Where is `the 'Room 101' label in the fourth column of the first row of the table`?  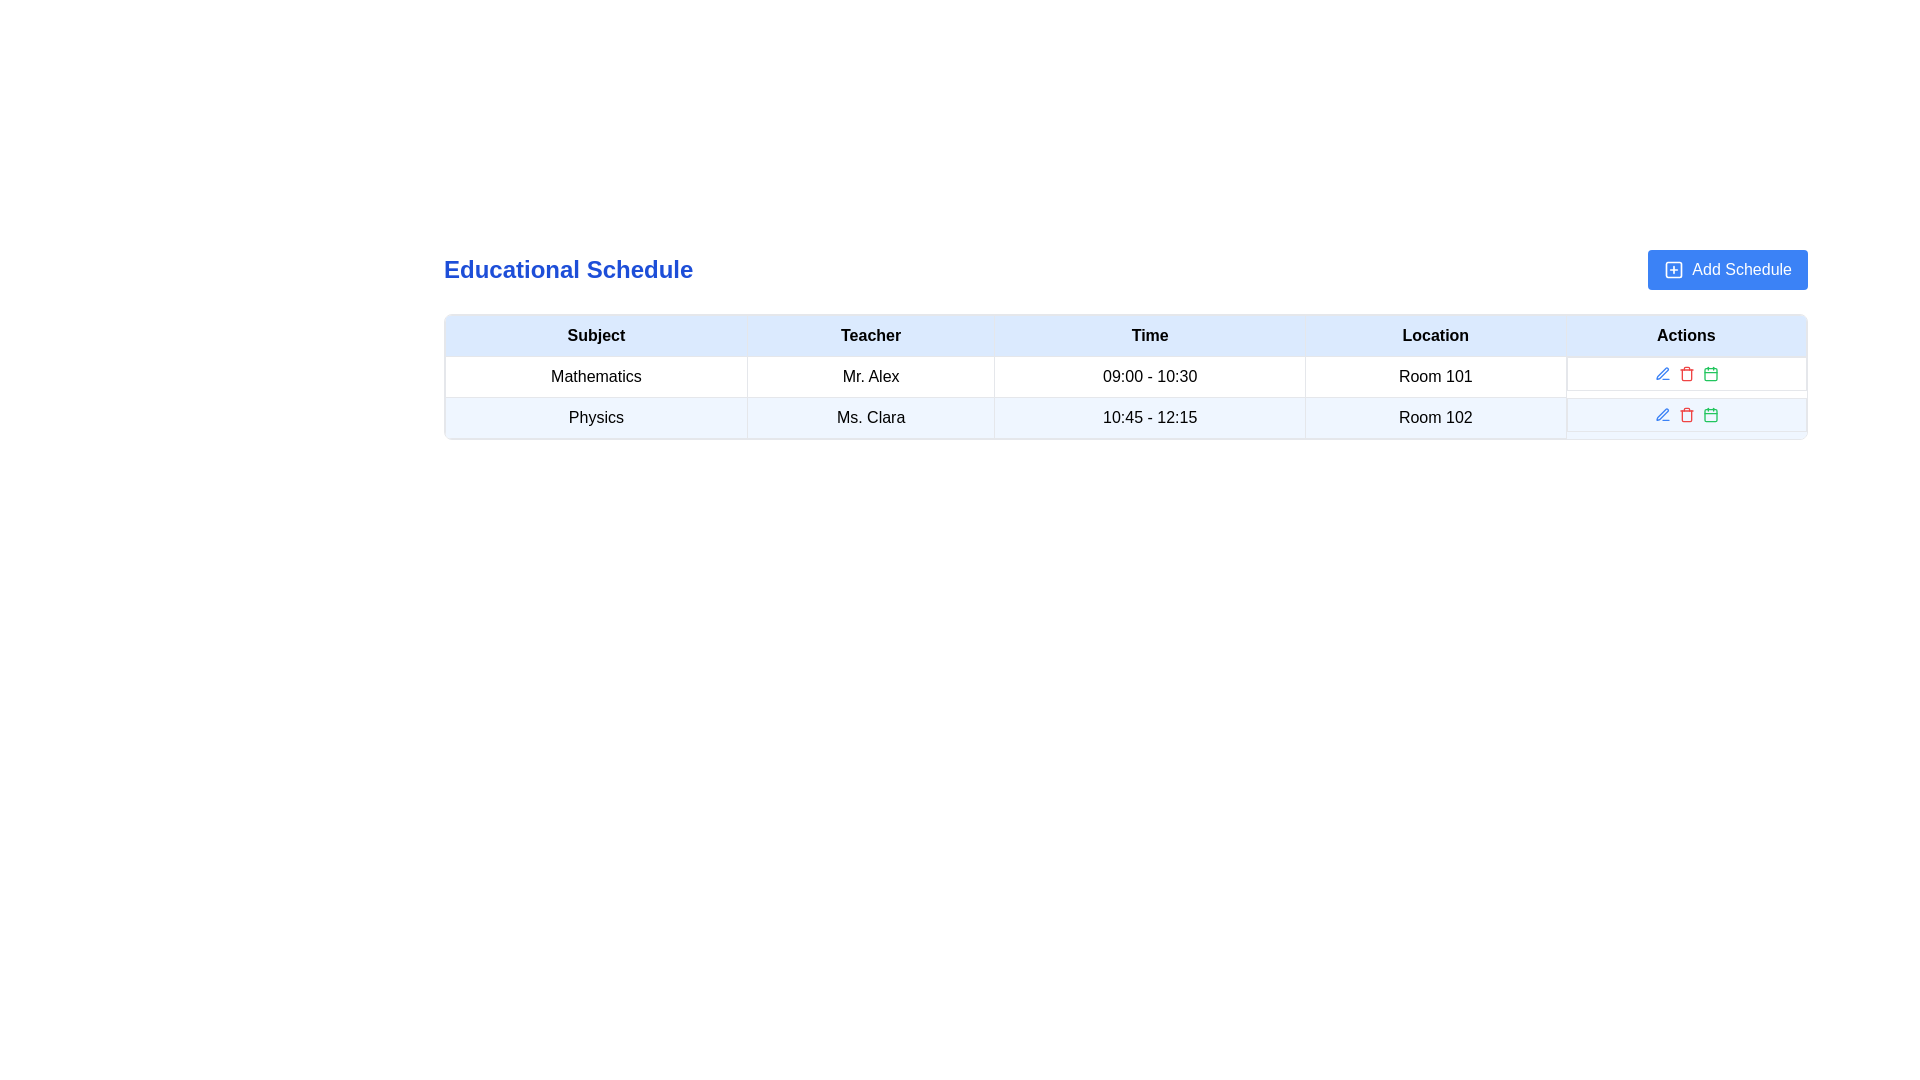
the 'Room 101' label in the fourth column of the first row of the table is located at coordinates (1434, 377).